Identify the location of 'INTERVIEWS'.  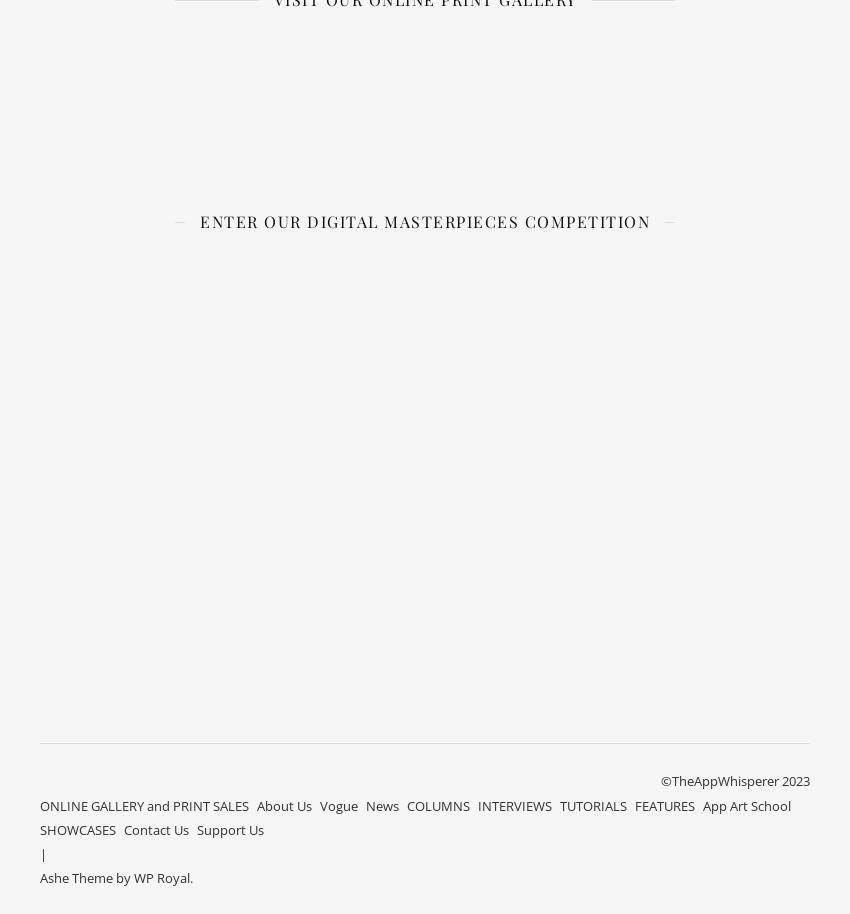
(514, 803).